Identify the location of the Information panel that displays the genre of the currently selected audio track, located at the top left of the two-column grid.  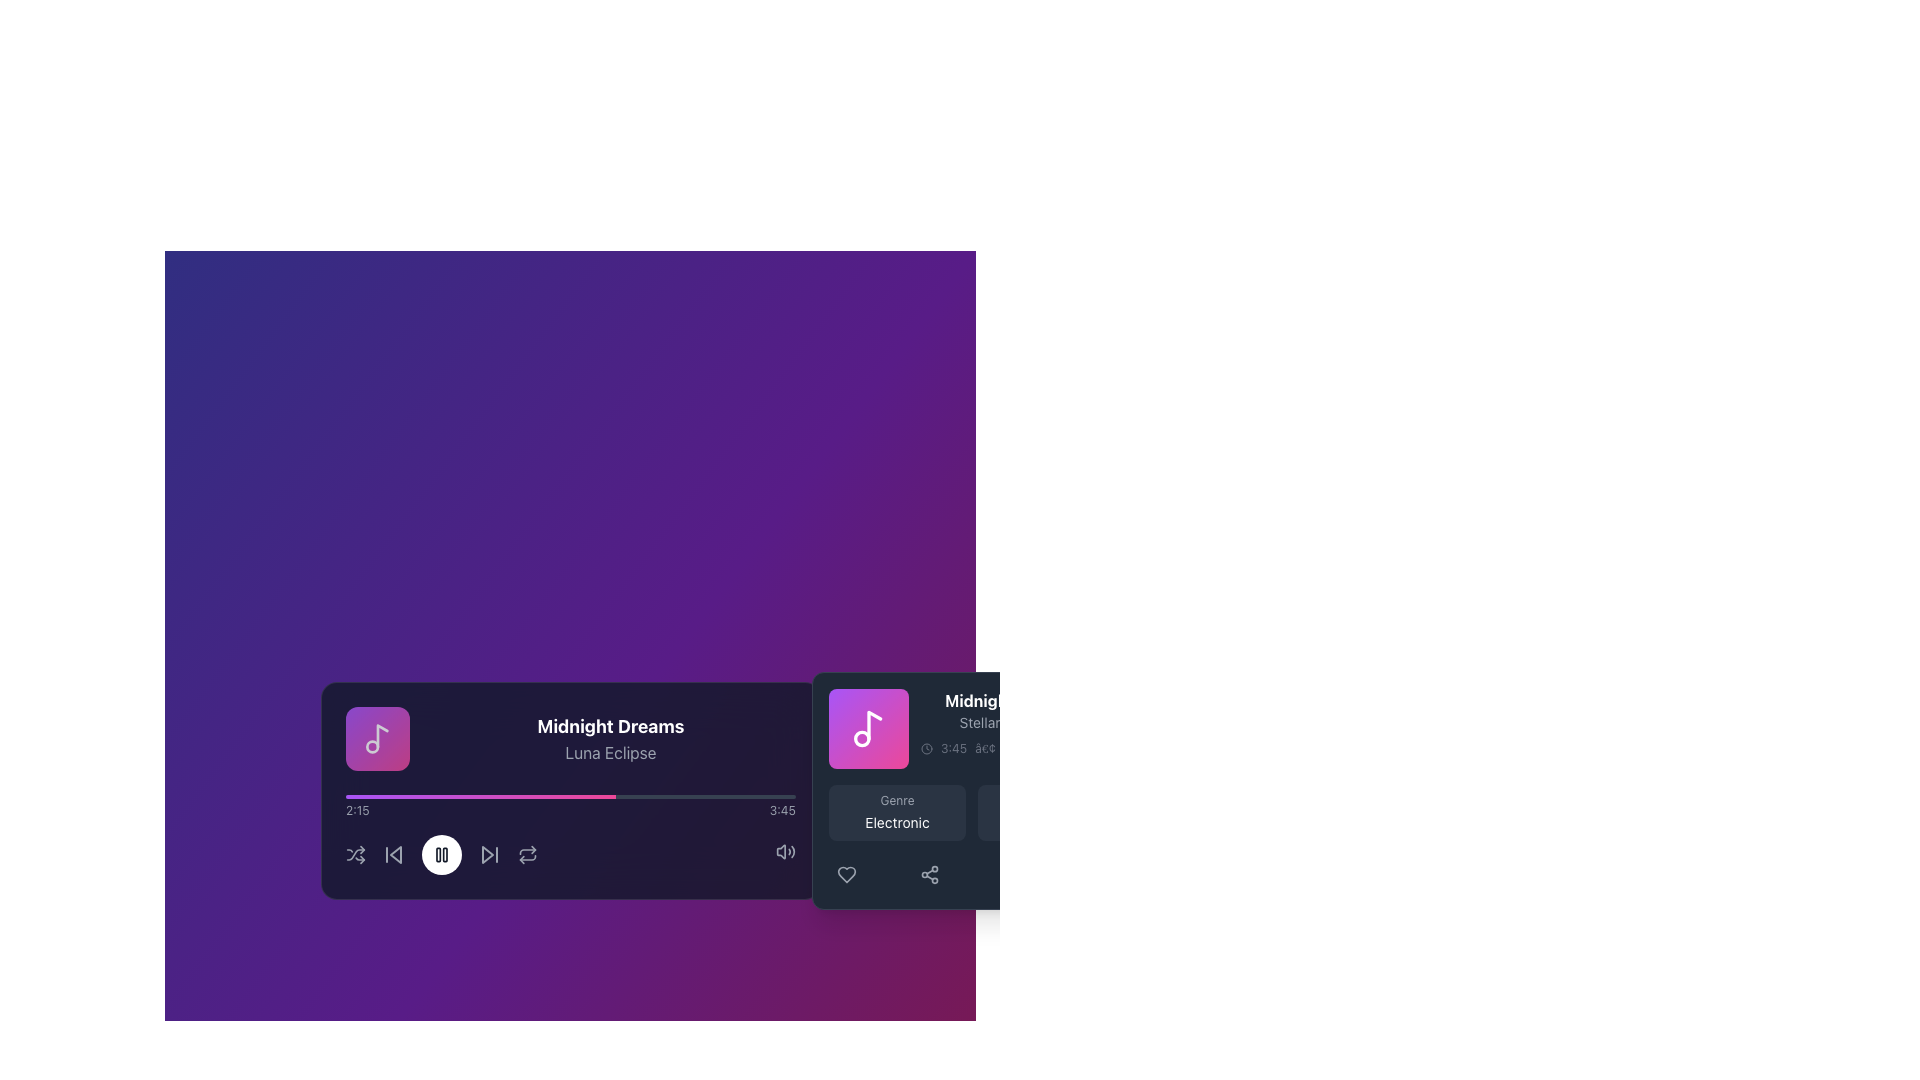
(896, 813).